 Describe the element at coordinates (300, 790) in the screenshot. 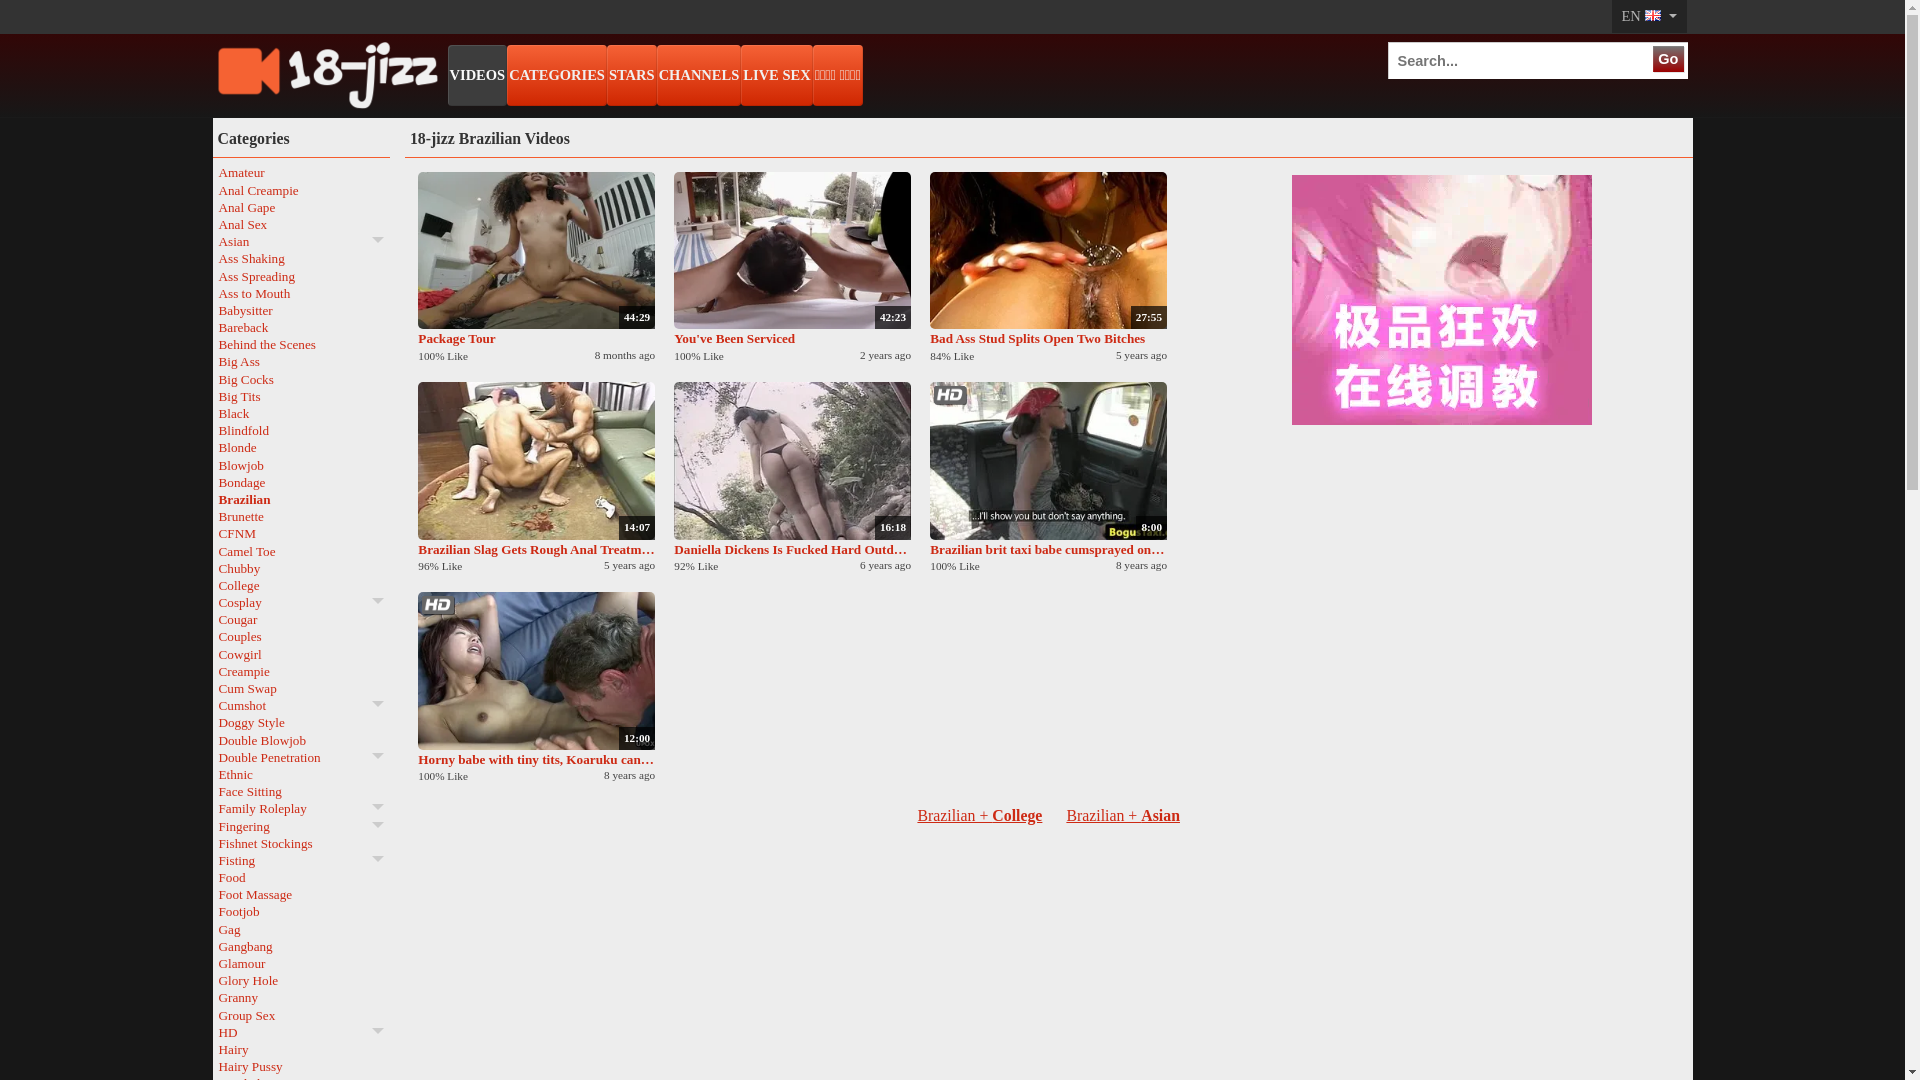

I see `'Face Sitting'` at that location.